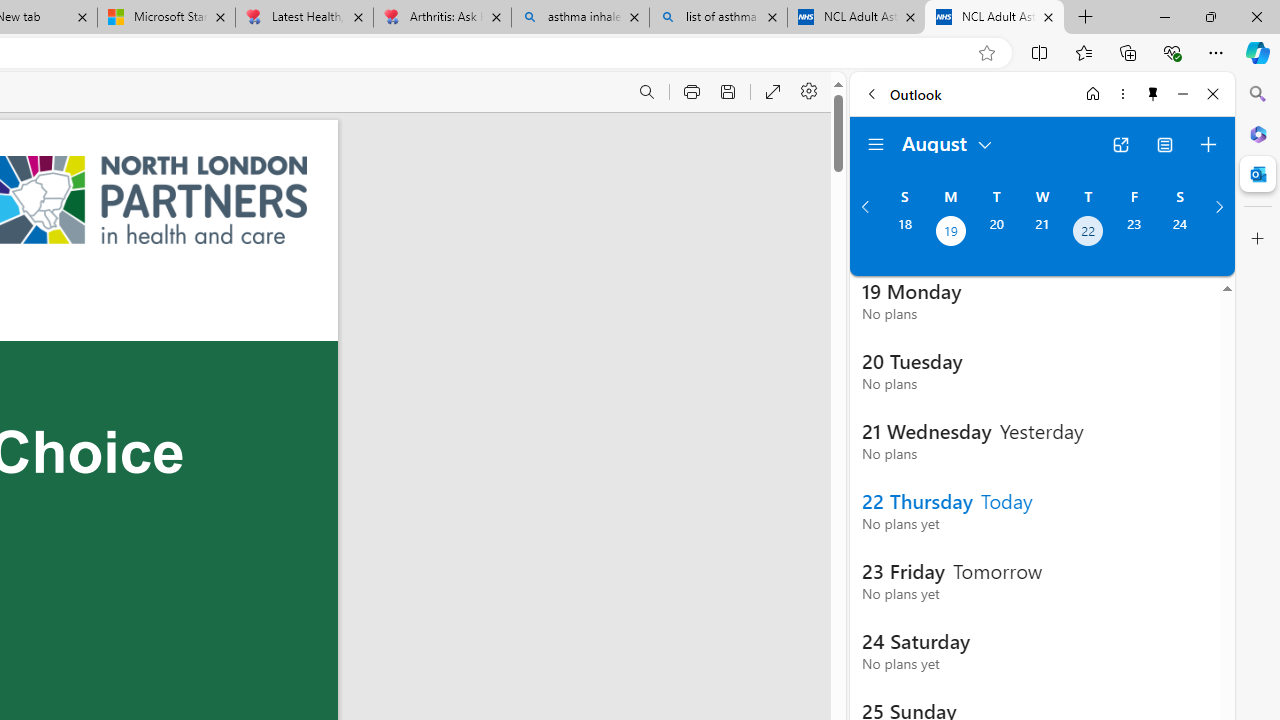 This screenshot has width=1280, height=720. I want to click on 'August', so click(947, 141).